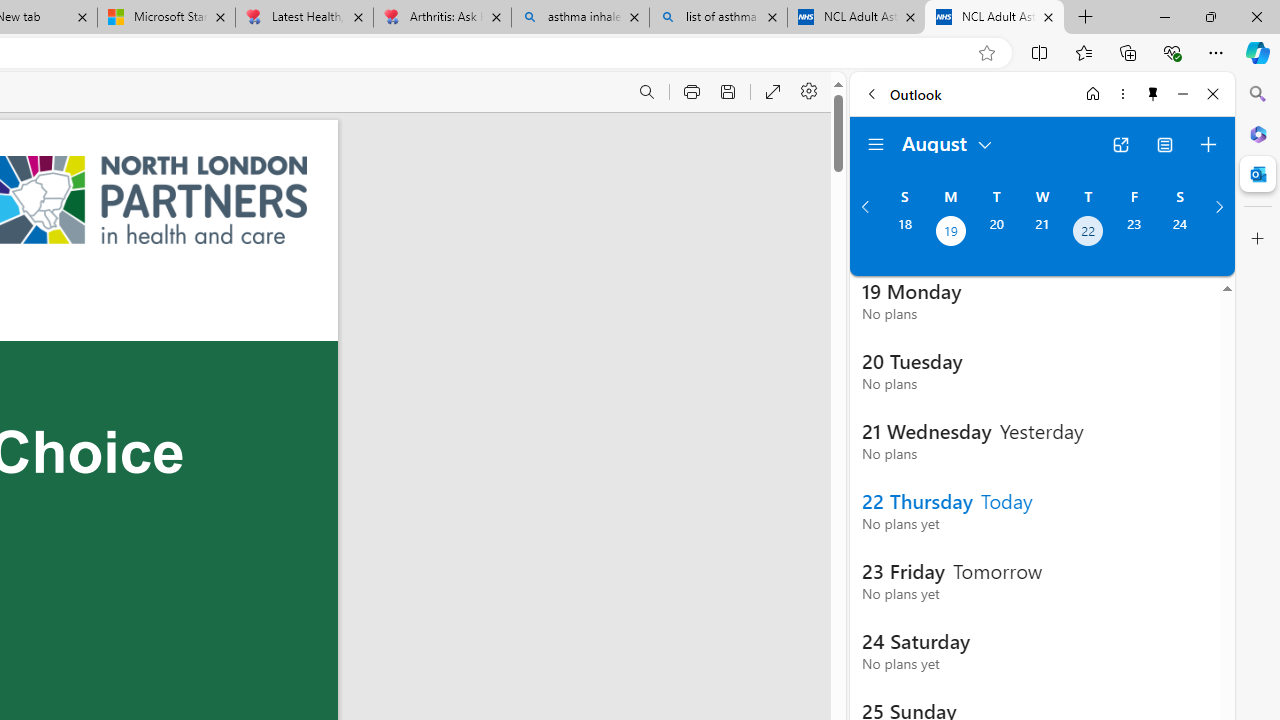 This screenshot has width=1280, height=720. I want to click on 'August', so click(947, 141).